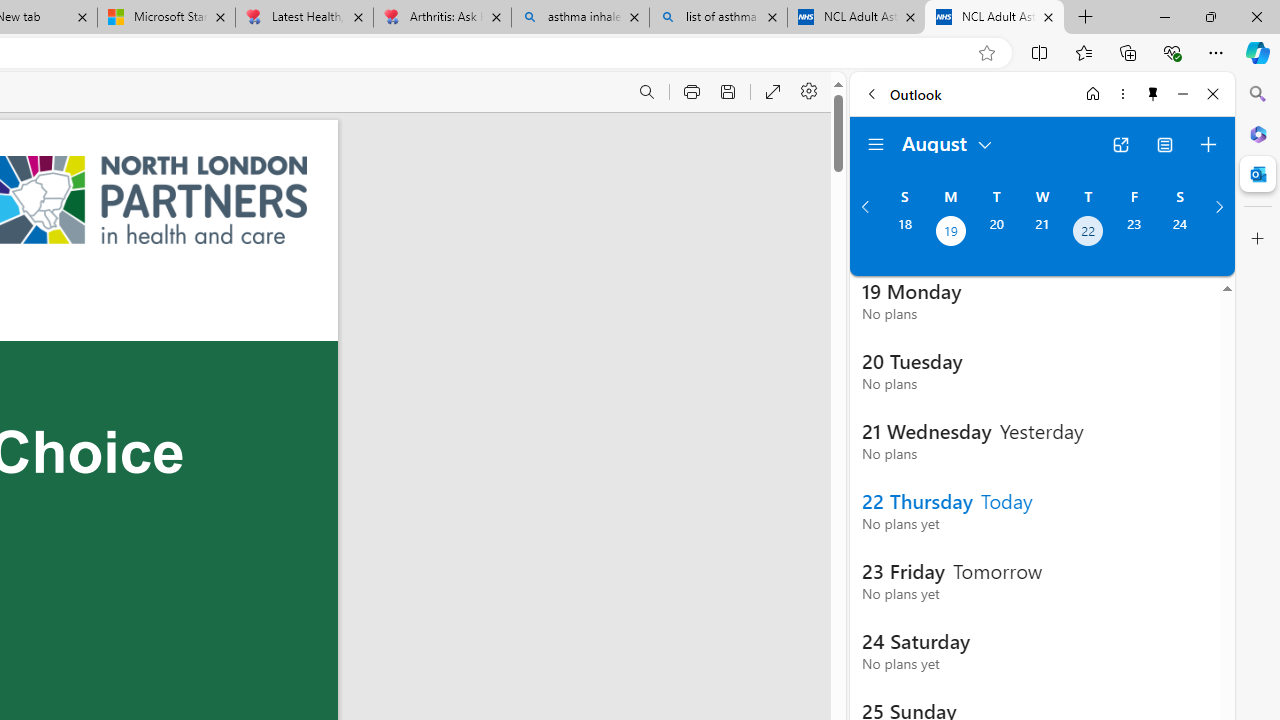 This screenshot has width=1280, height=720. I want to click on 'August', so click(947, 141).